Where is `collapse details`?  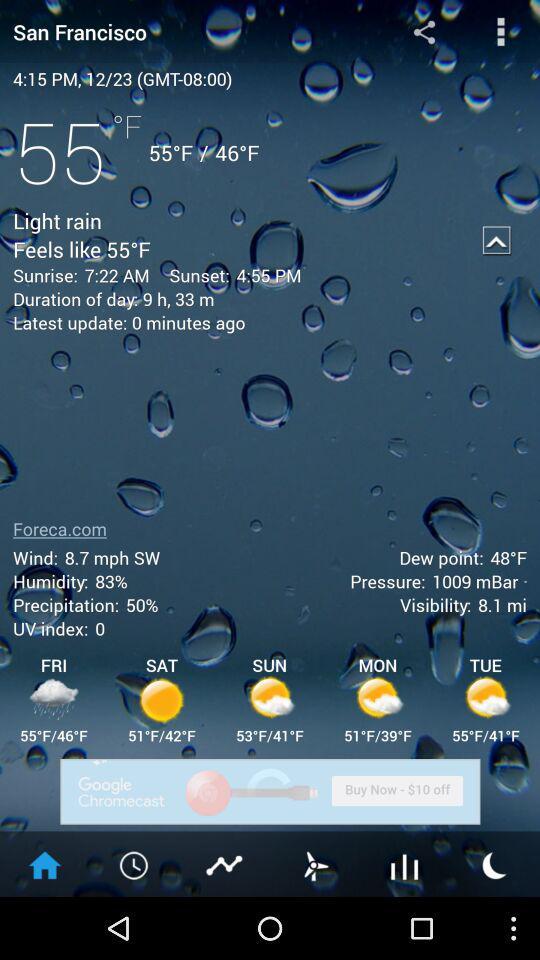 collapse details is located at coordinates (496, 240).